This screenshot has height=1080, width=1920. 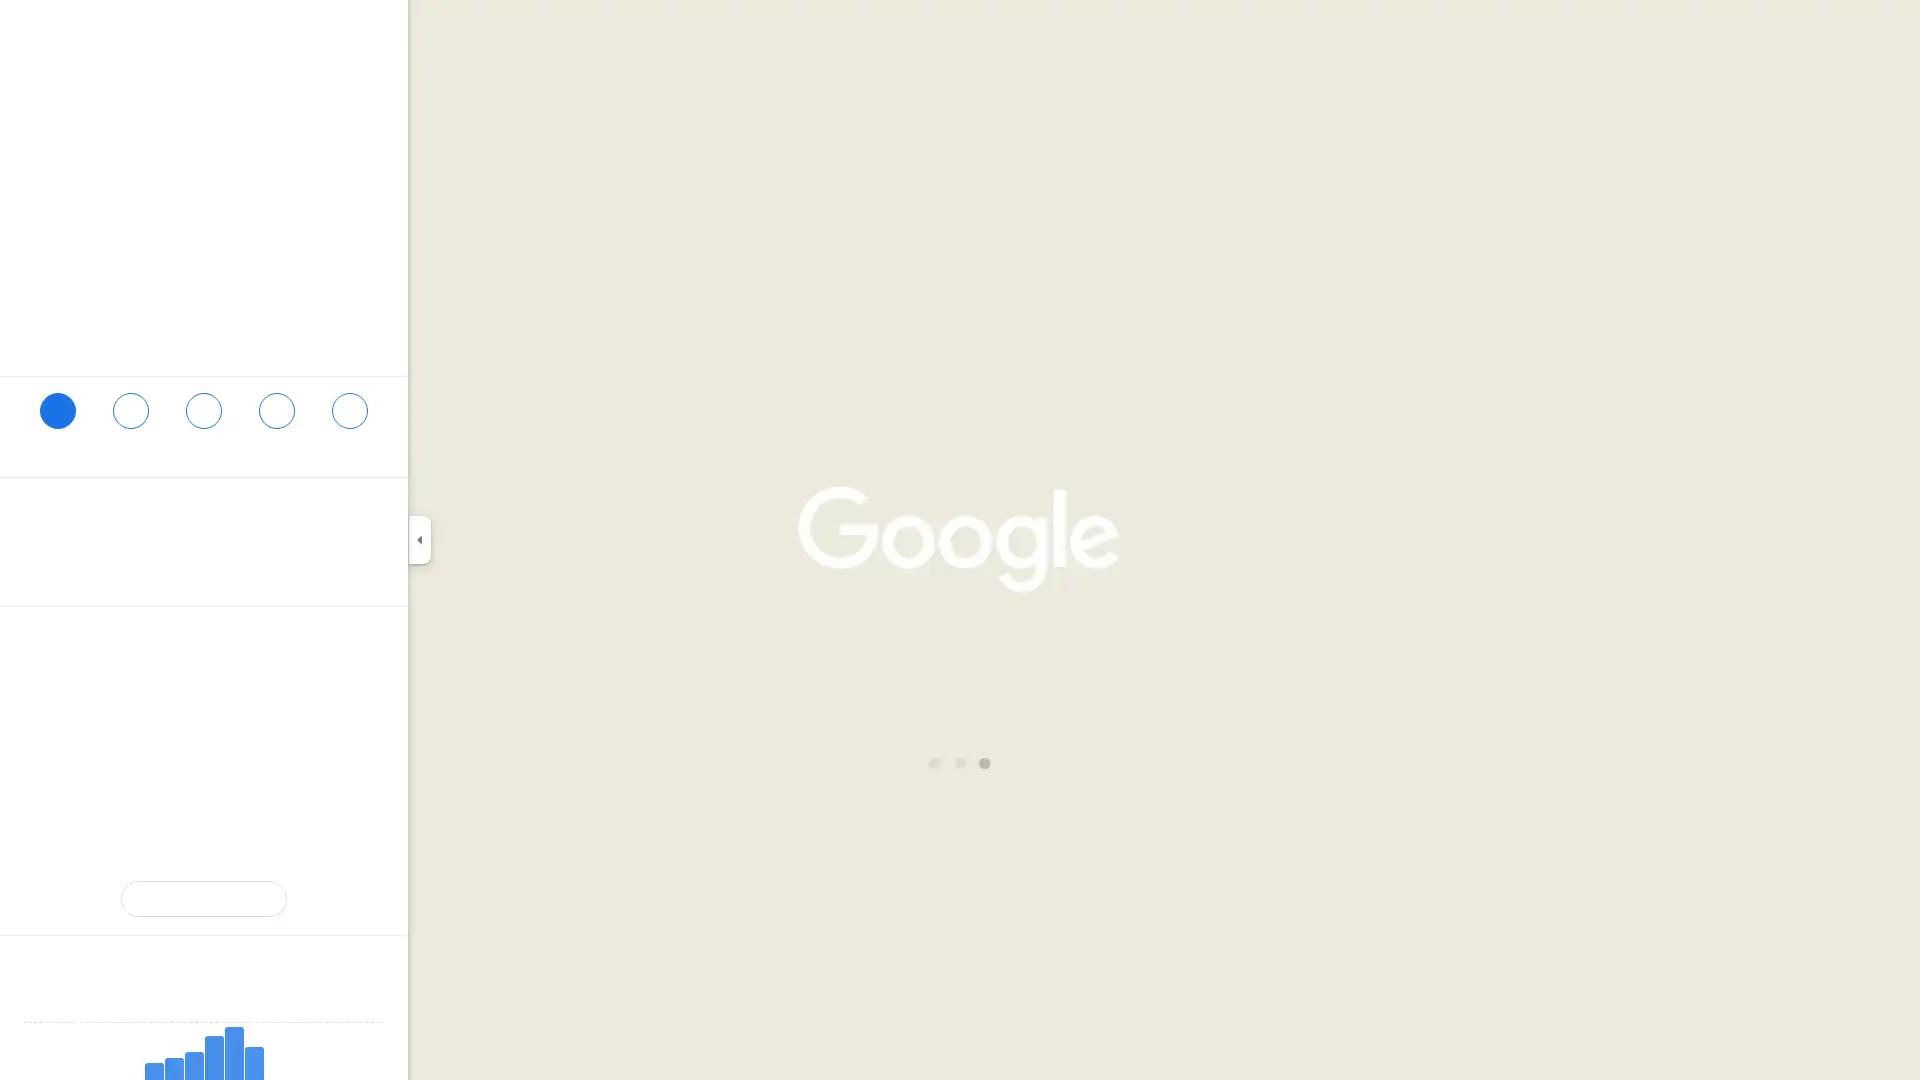 I want to click on Used book store, so click(x=73, y=349).